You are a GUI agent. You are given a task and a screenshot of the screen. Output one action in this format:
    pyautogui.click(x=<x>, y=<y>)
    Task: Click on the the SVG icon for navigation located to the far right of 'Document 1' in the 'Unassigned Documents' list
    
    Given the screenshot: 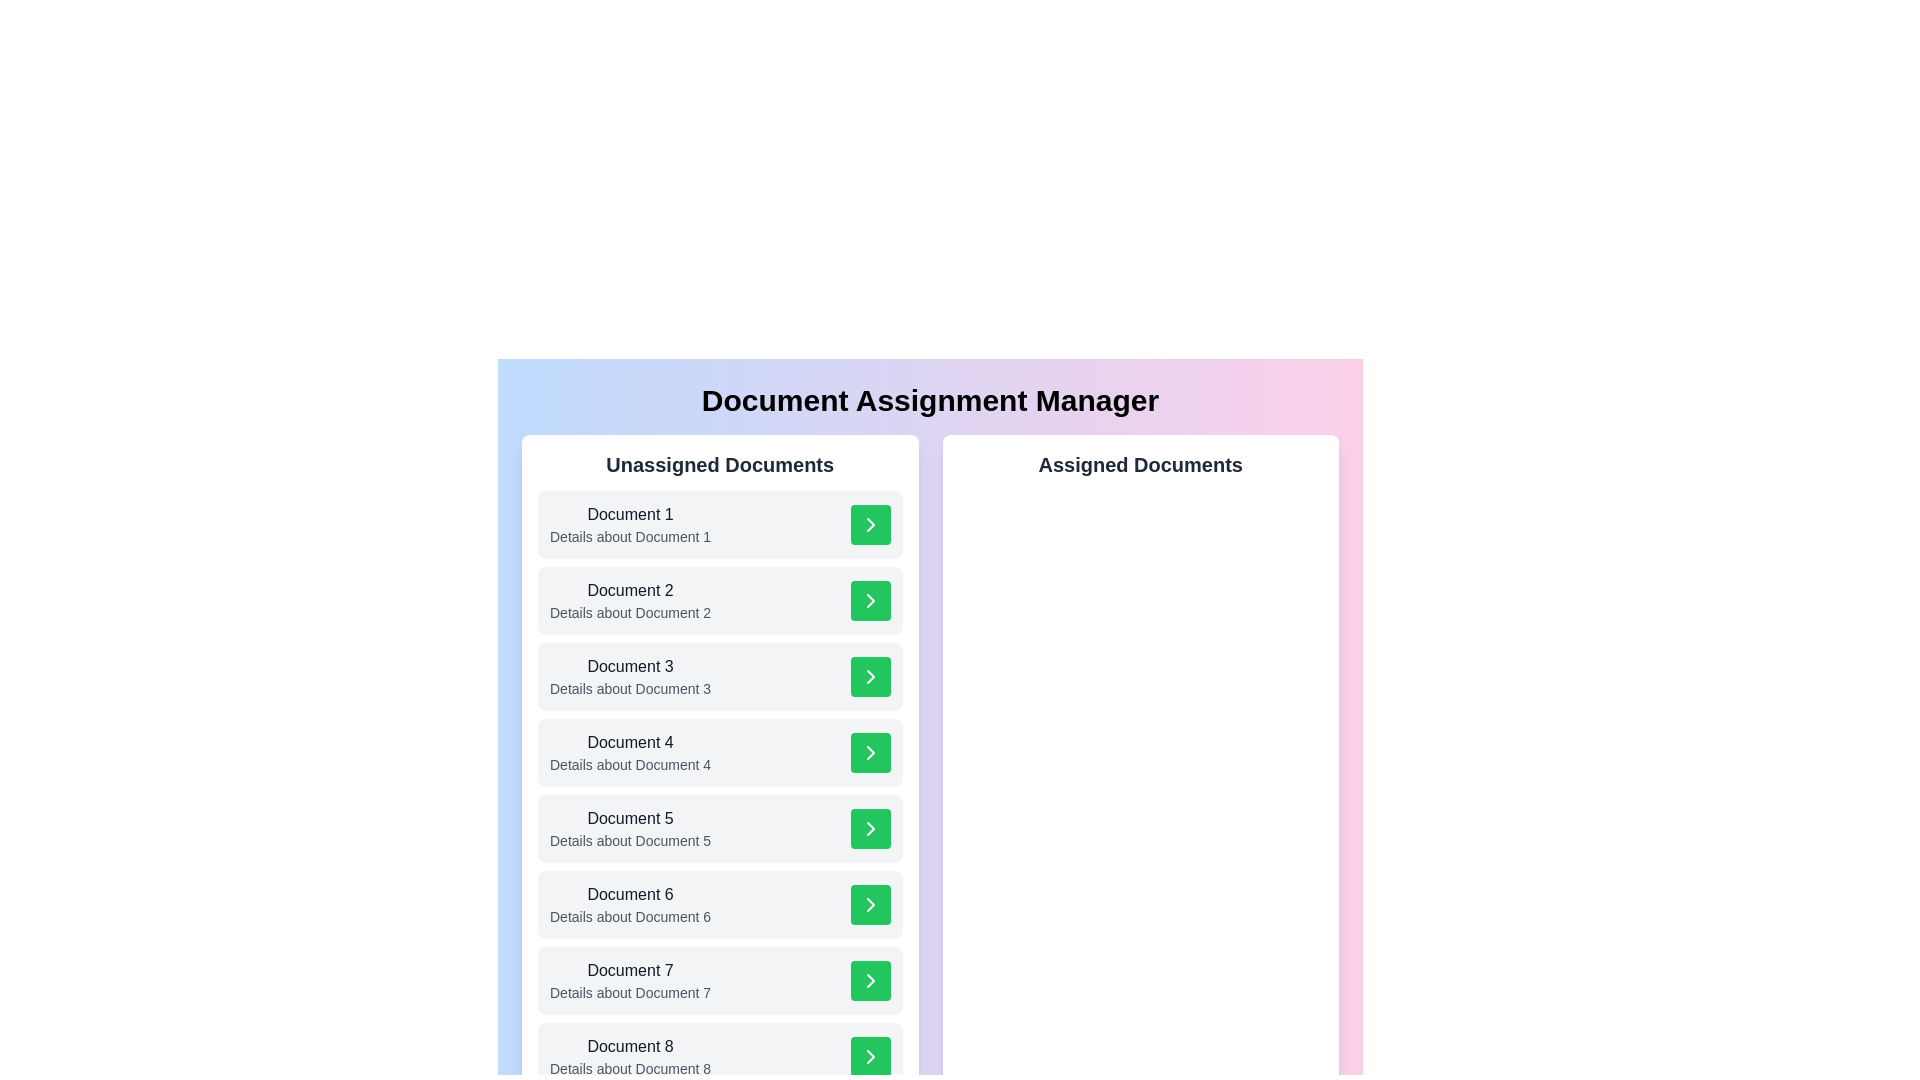 What is the action you would take?
    pyautogui.click(x=870, y=523)
    